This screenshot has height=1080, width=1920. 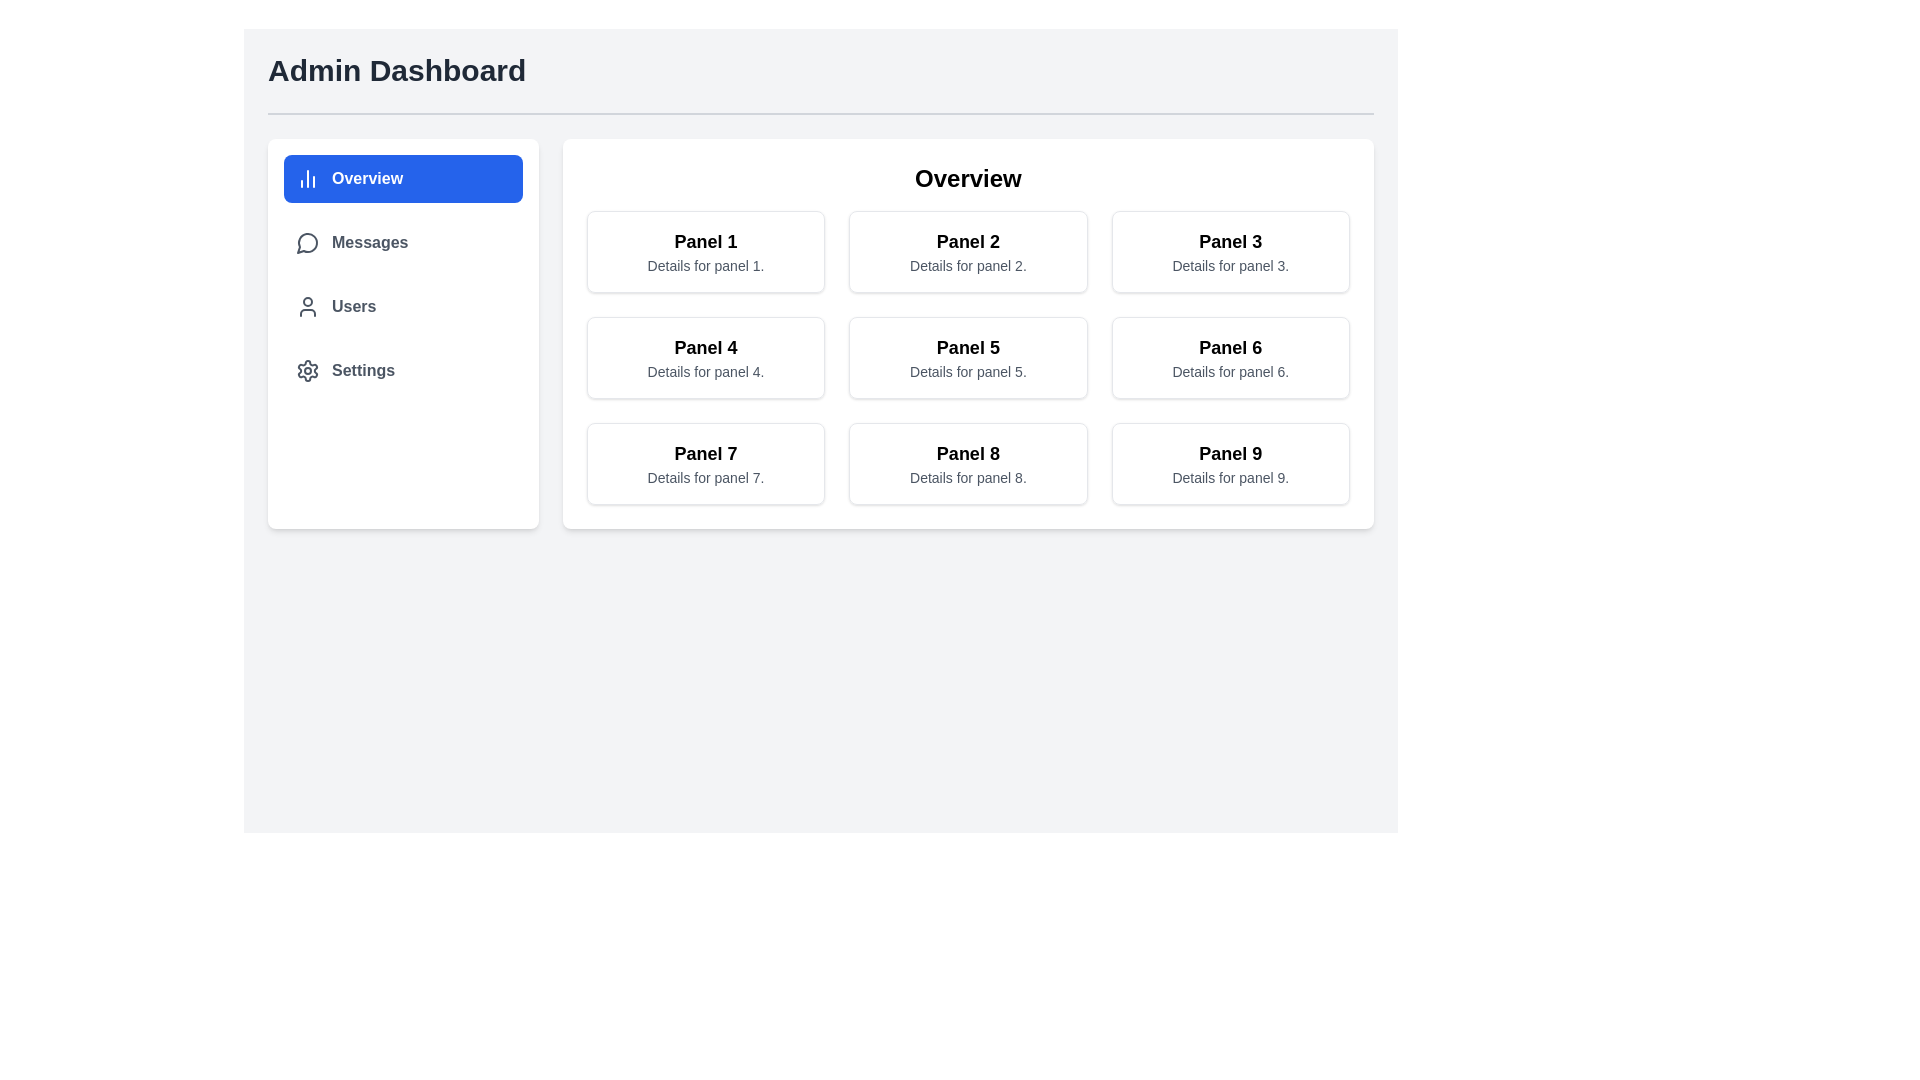 What do you see at coordinates (968, 250) in the screenshot?
I see `title of the Card labeled 'Panel 2', which is the second item in the top row of a 3-by-3 grid layout, positioned between 'Panel 1' and 'Panel 3'` at bounding box center [968, 250].